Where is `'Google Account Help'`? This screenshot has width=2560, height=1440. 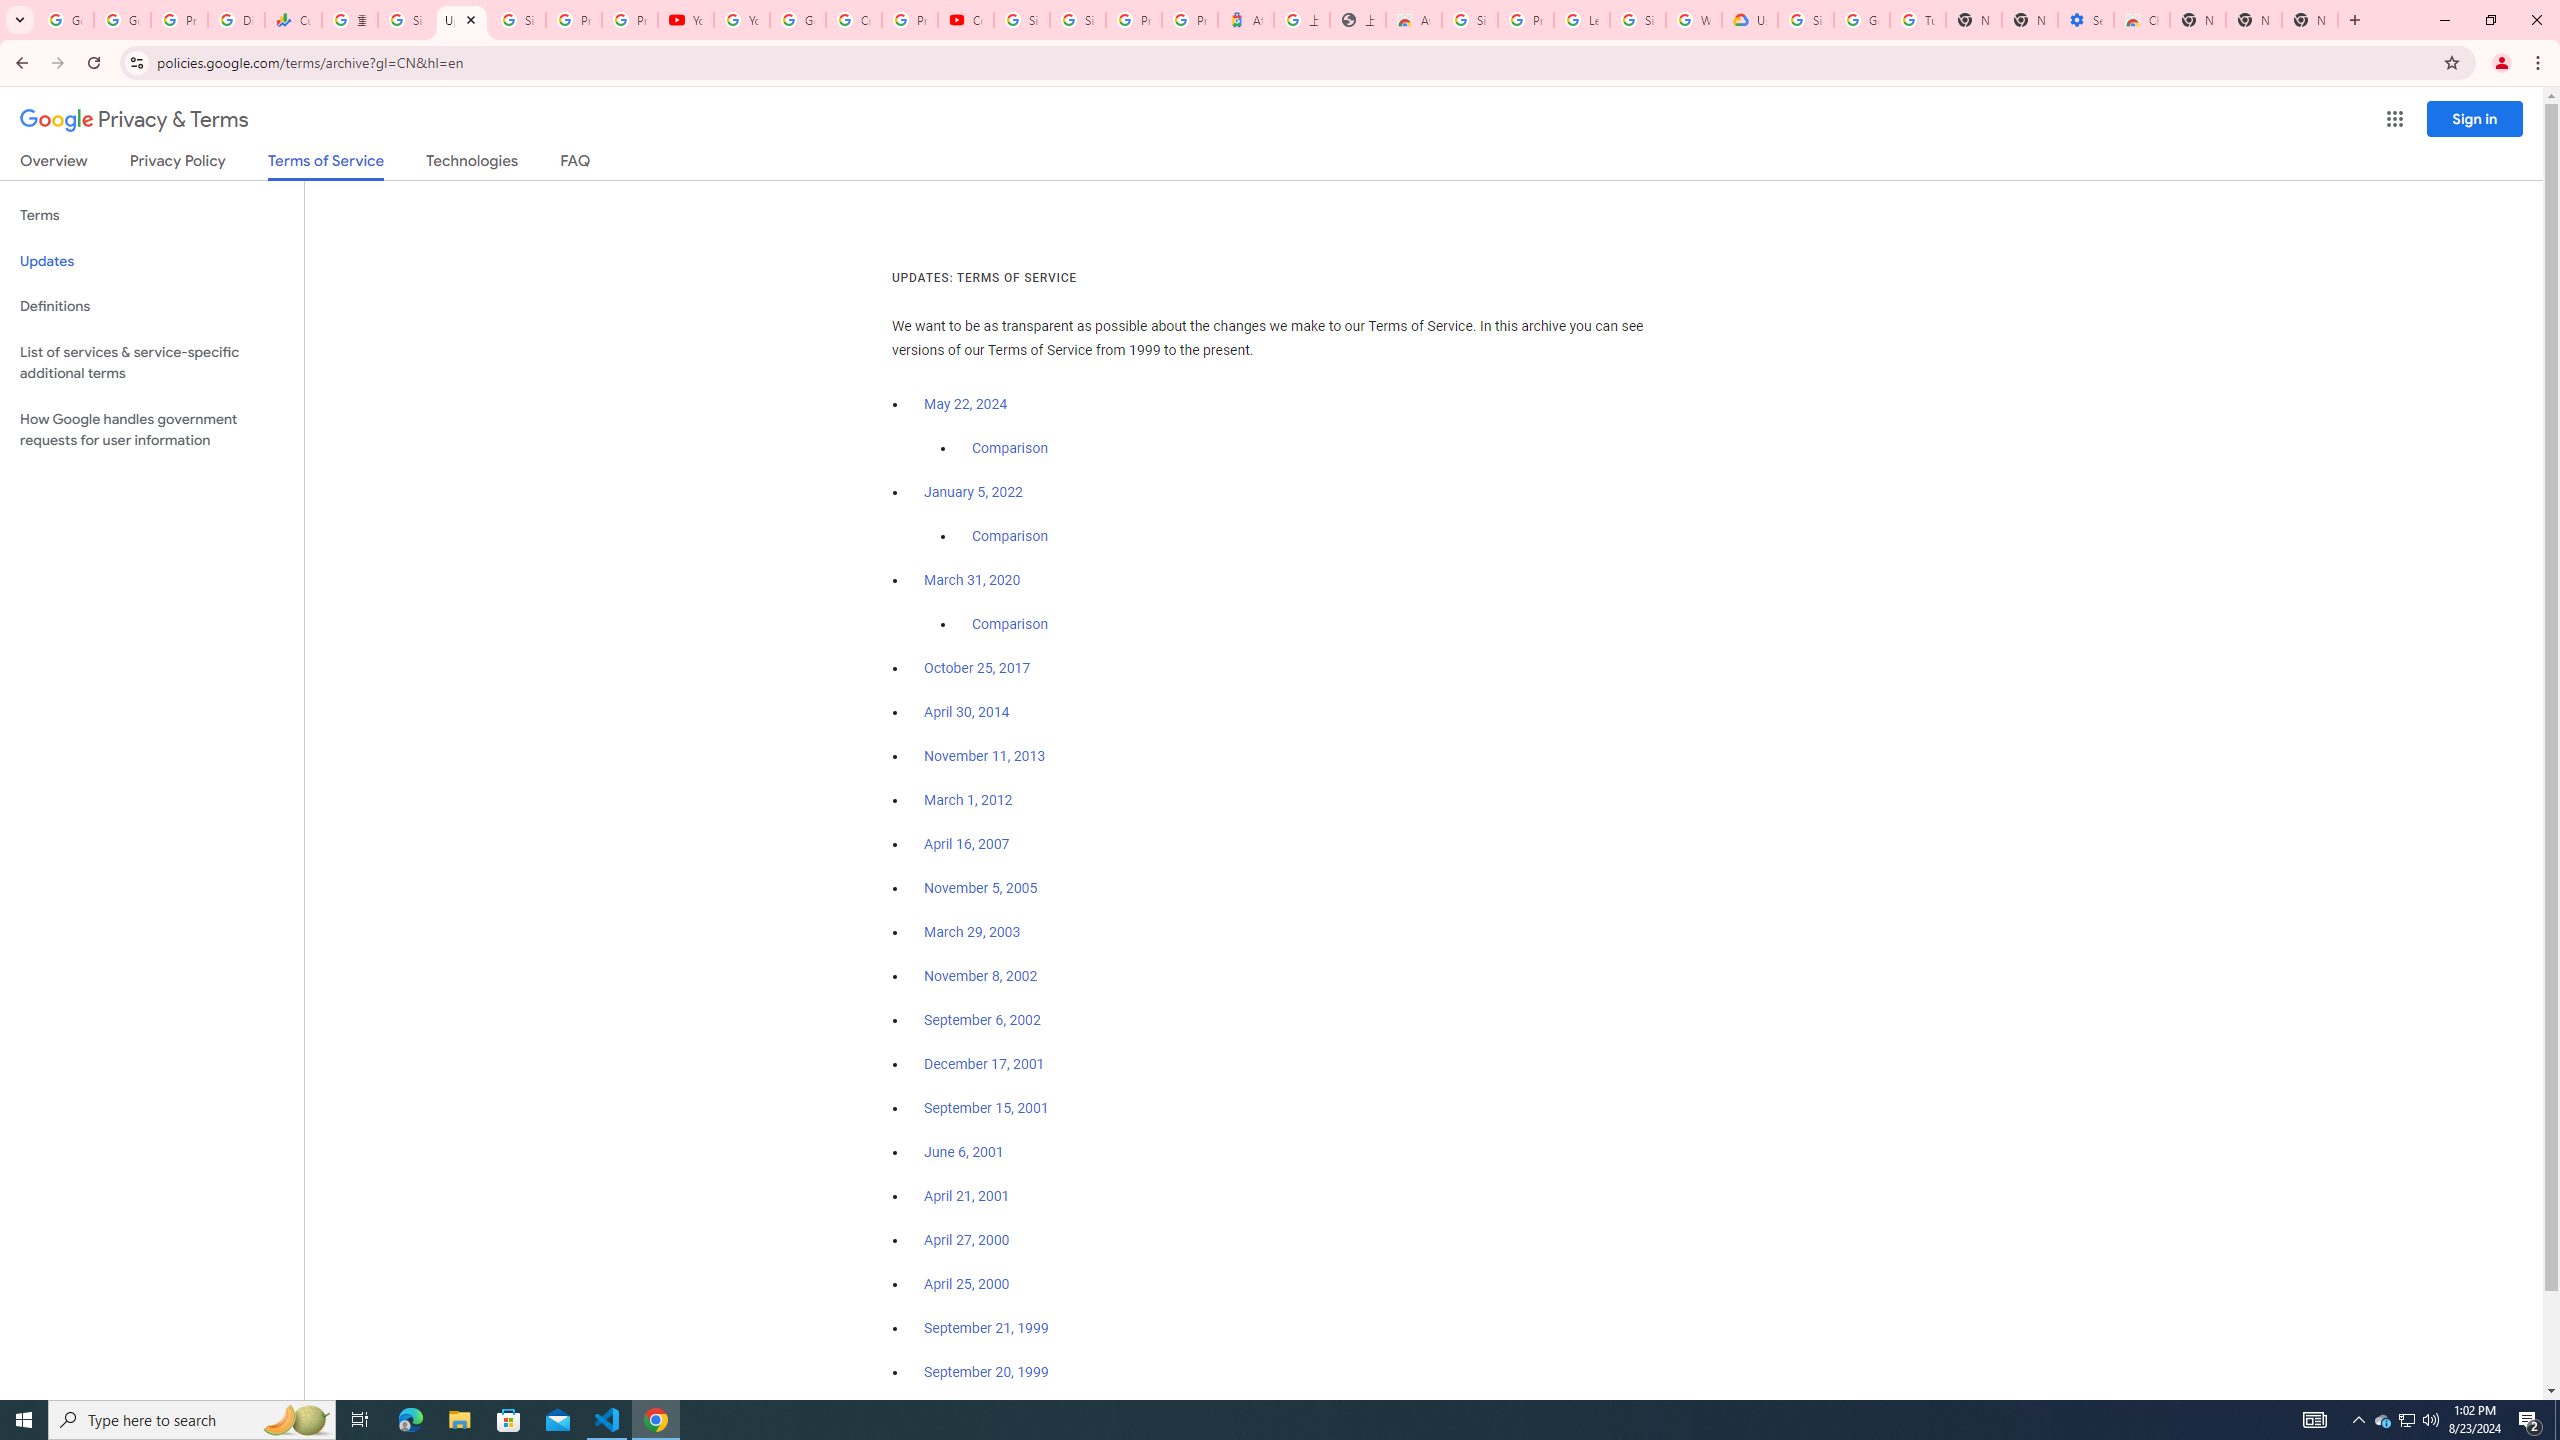 'Google Account Help' is located at coordinates (796, 19).